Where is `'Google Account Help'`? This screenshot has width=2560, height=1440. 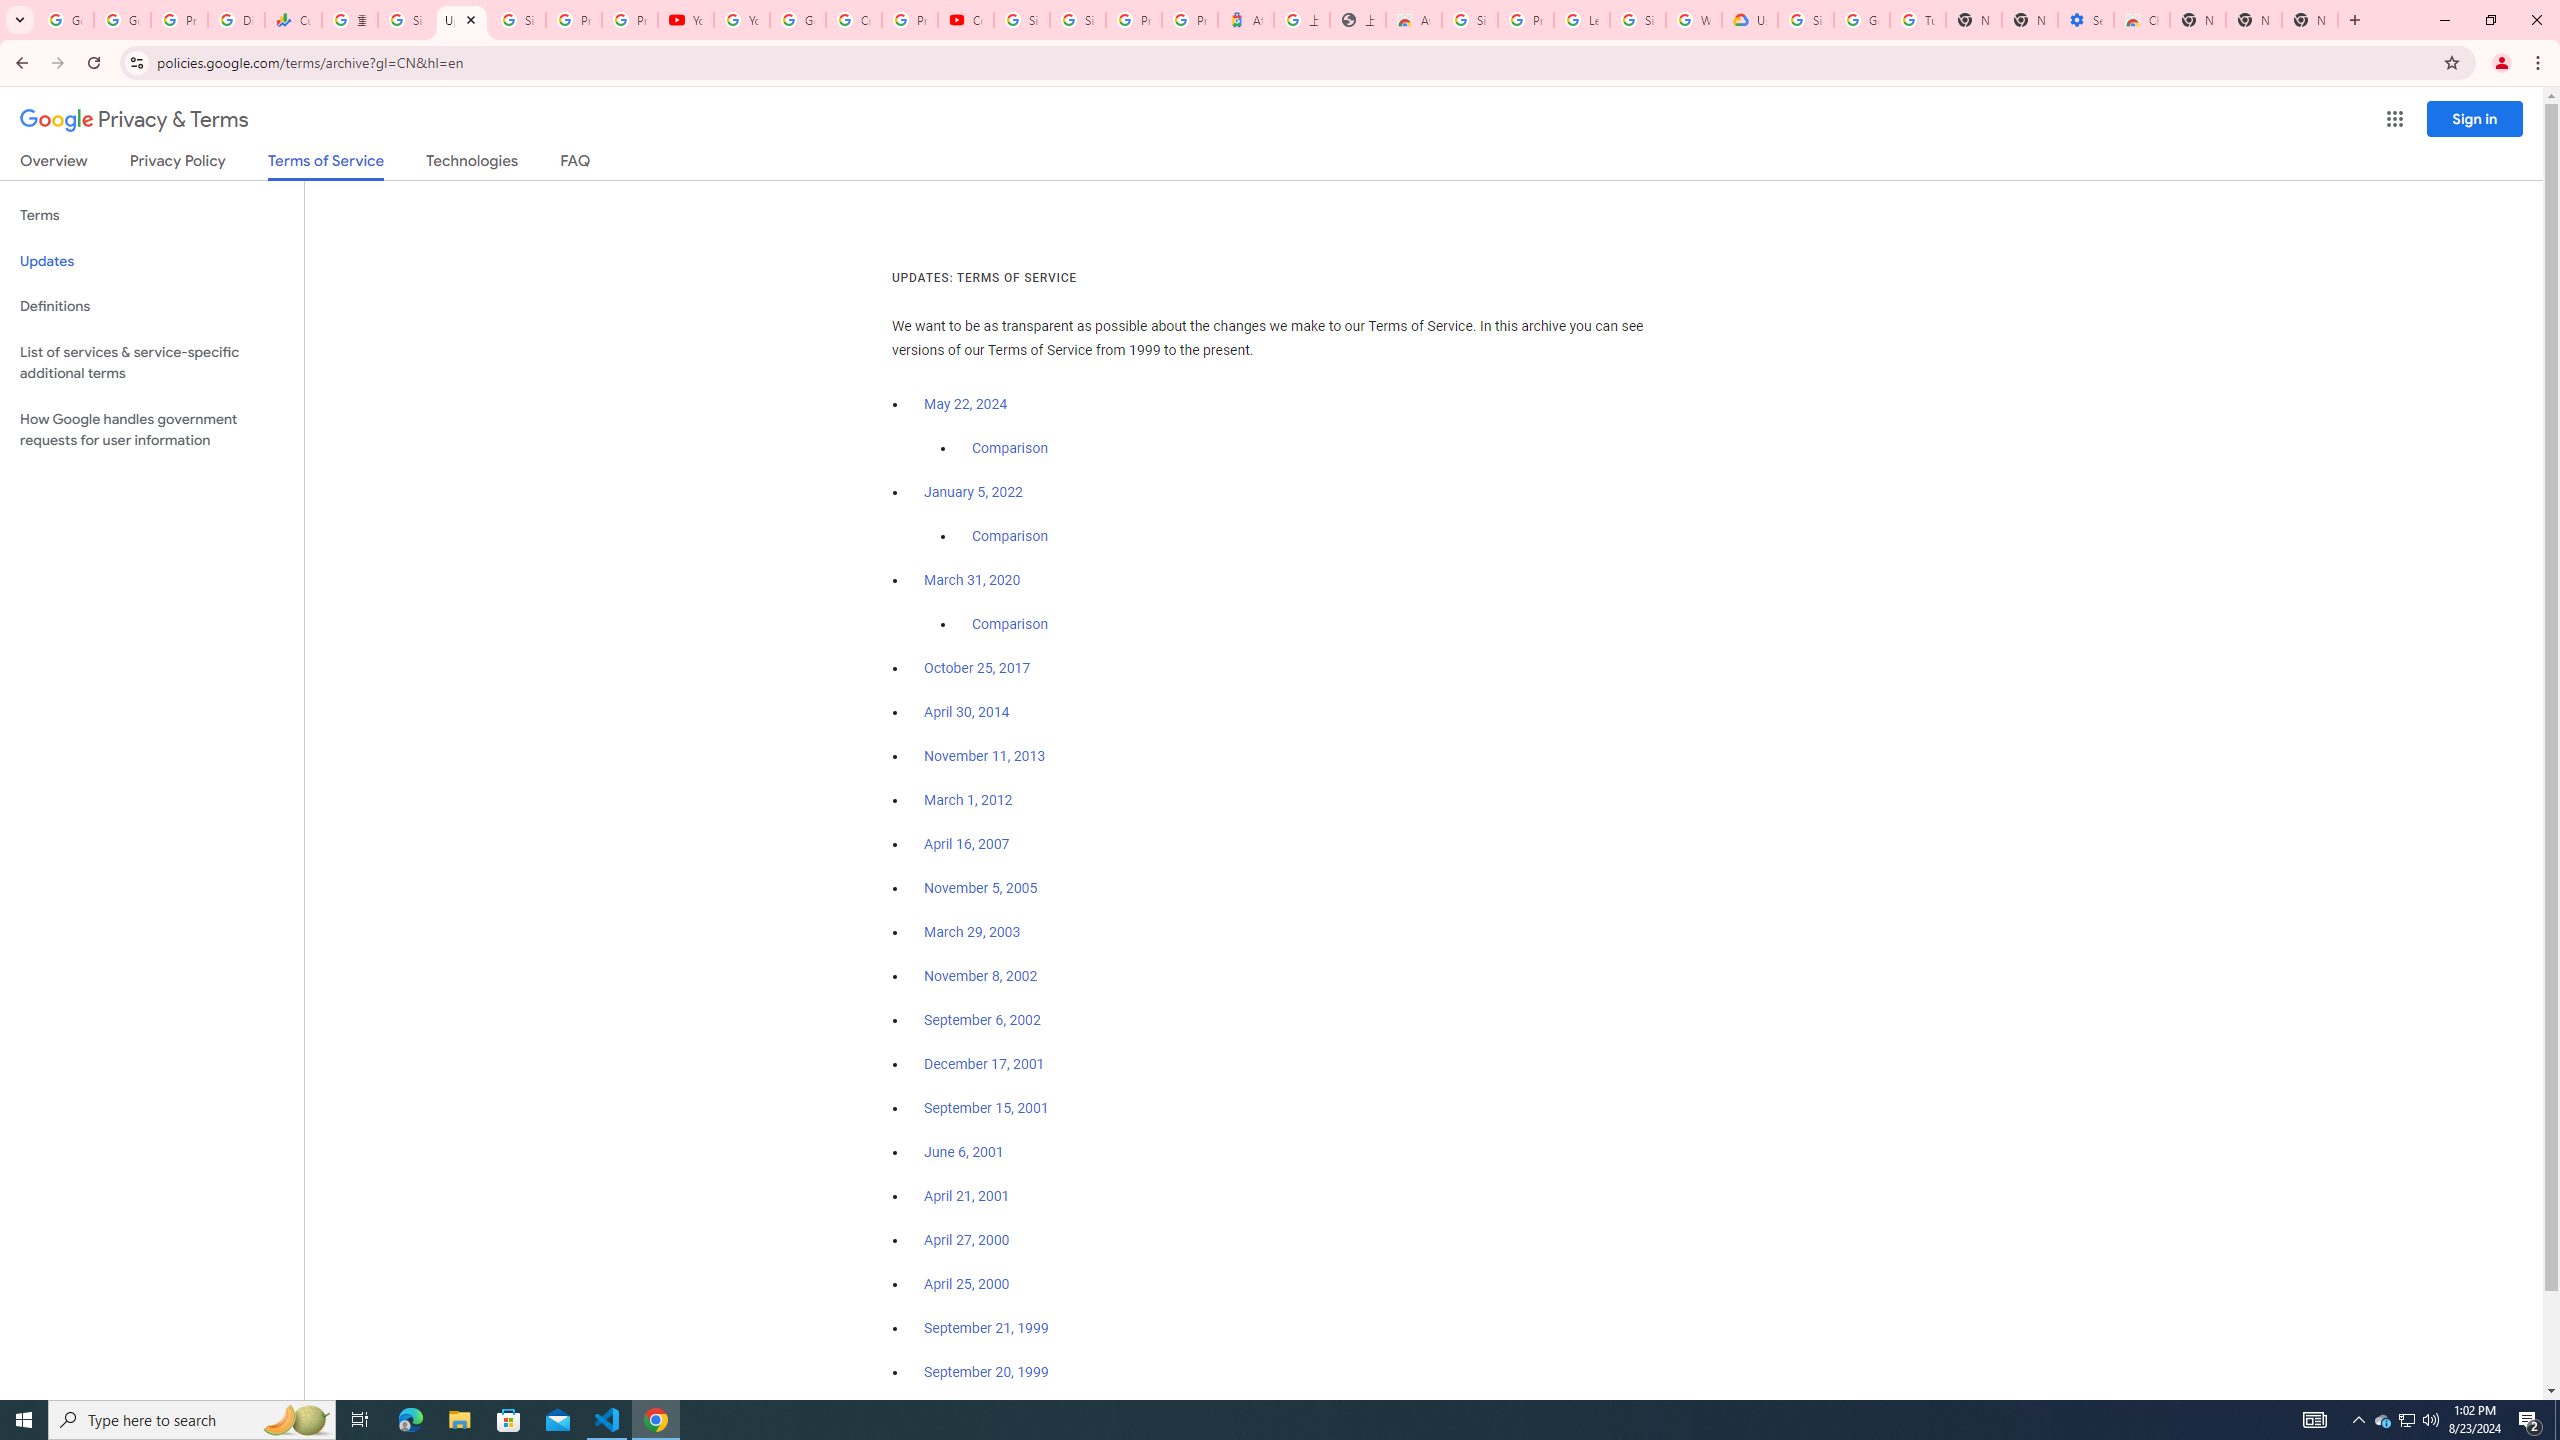 'Google Account Help' is located at coordinates (796, 19).